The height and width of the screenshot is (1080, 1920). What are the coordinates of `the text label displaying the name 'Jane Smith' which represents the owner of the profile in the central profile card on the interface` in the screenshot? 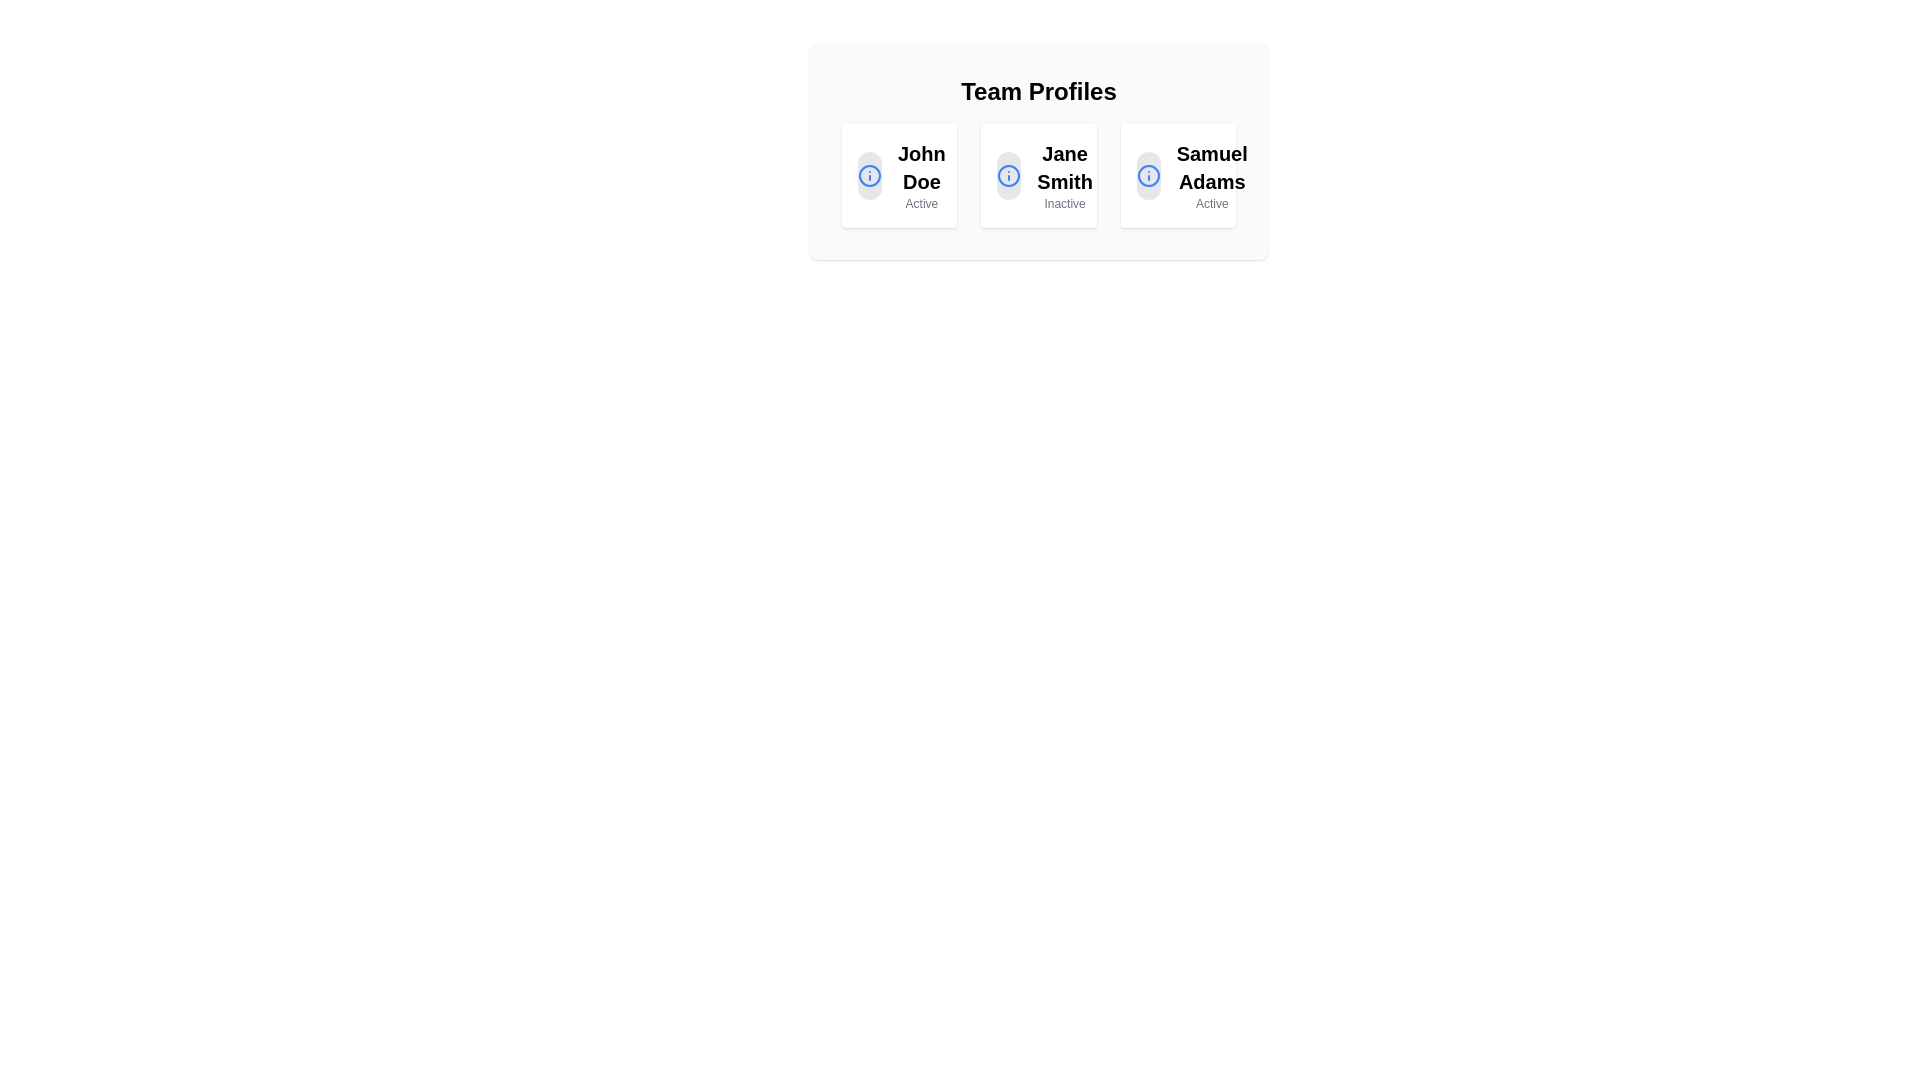 It's located at (1064, 167).